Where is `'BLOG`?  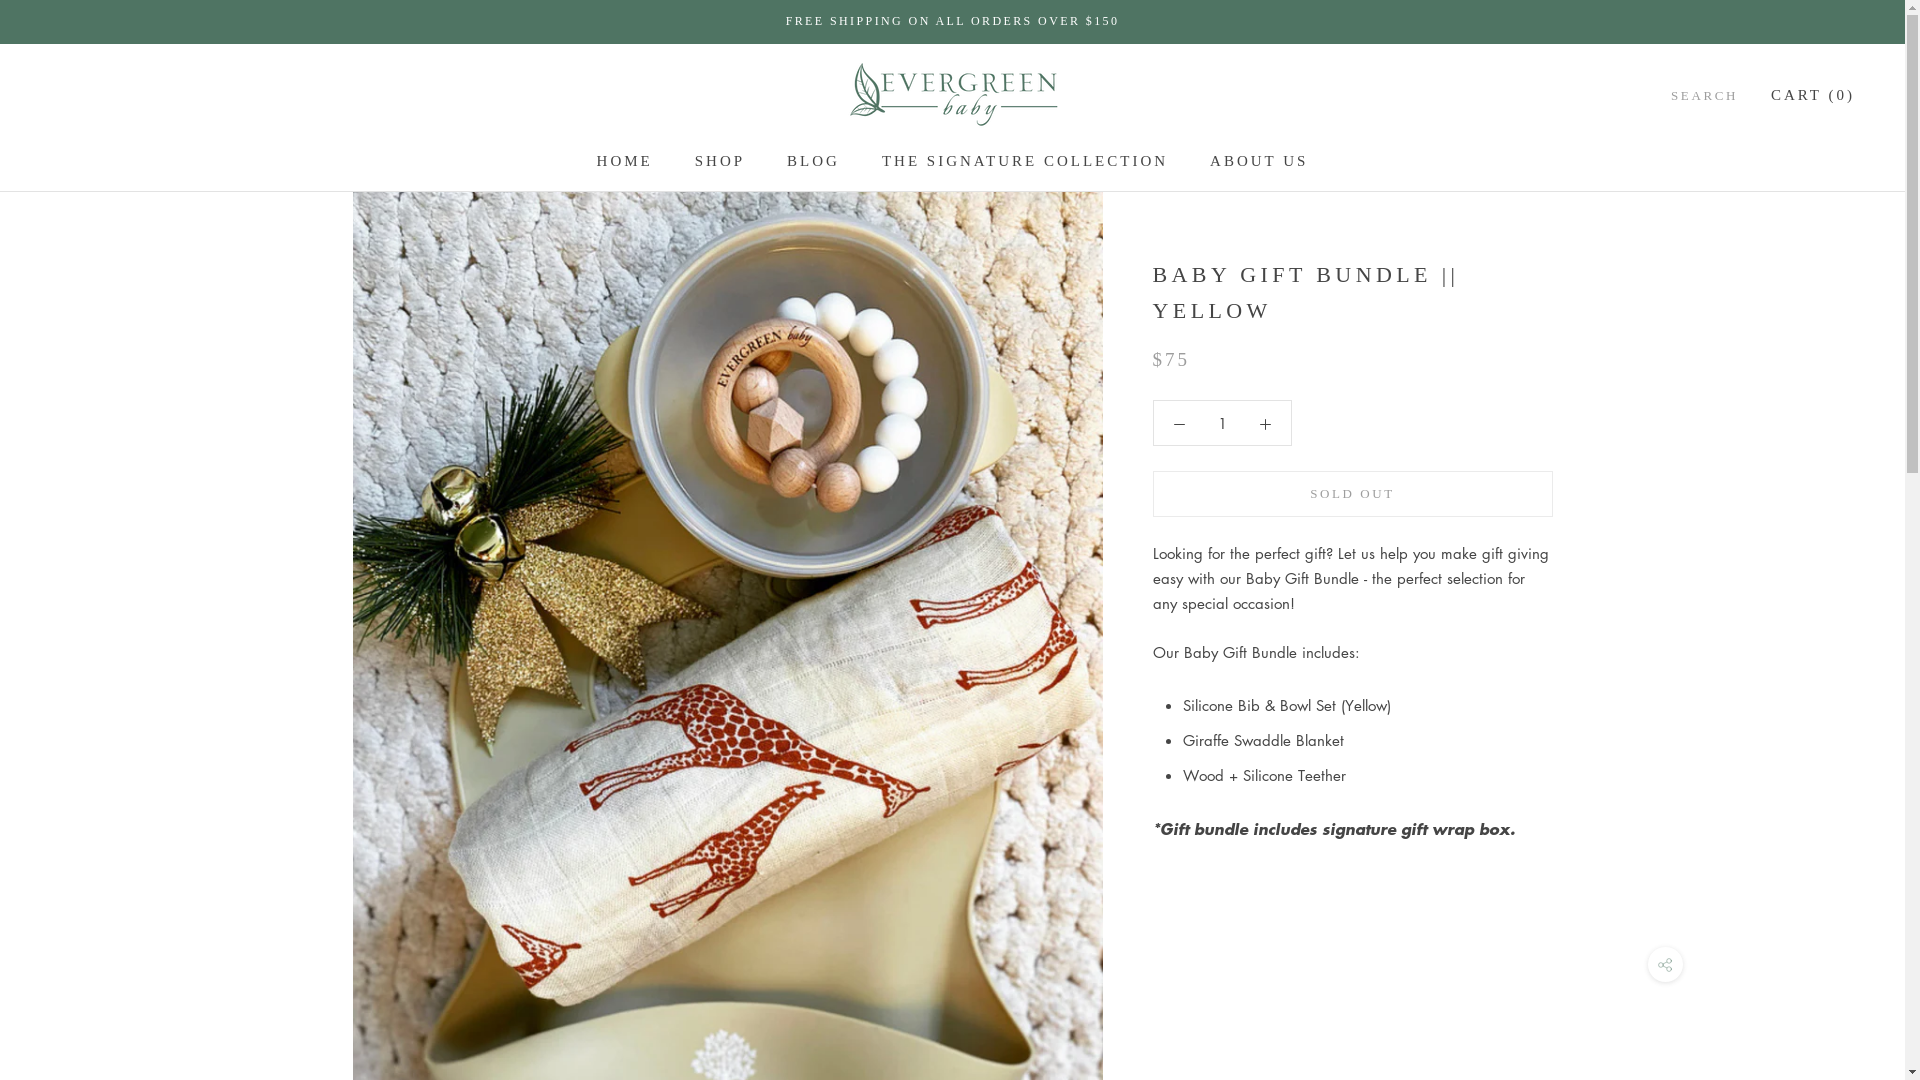
'BLOG is located at coordinates (813, 160).